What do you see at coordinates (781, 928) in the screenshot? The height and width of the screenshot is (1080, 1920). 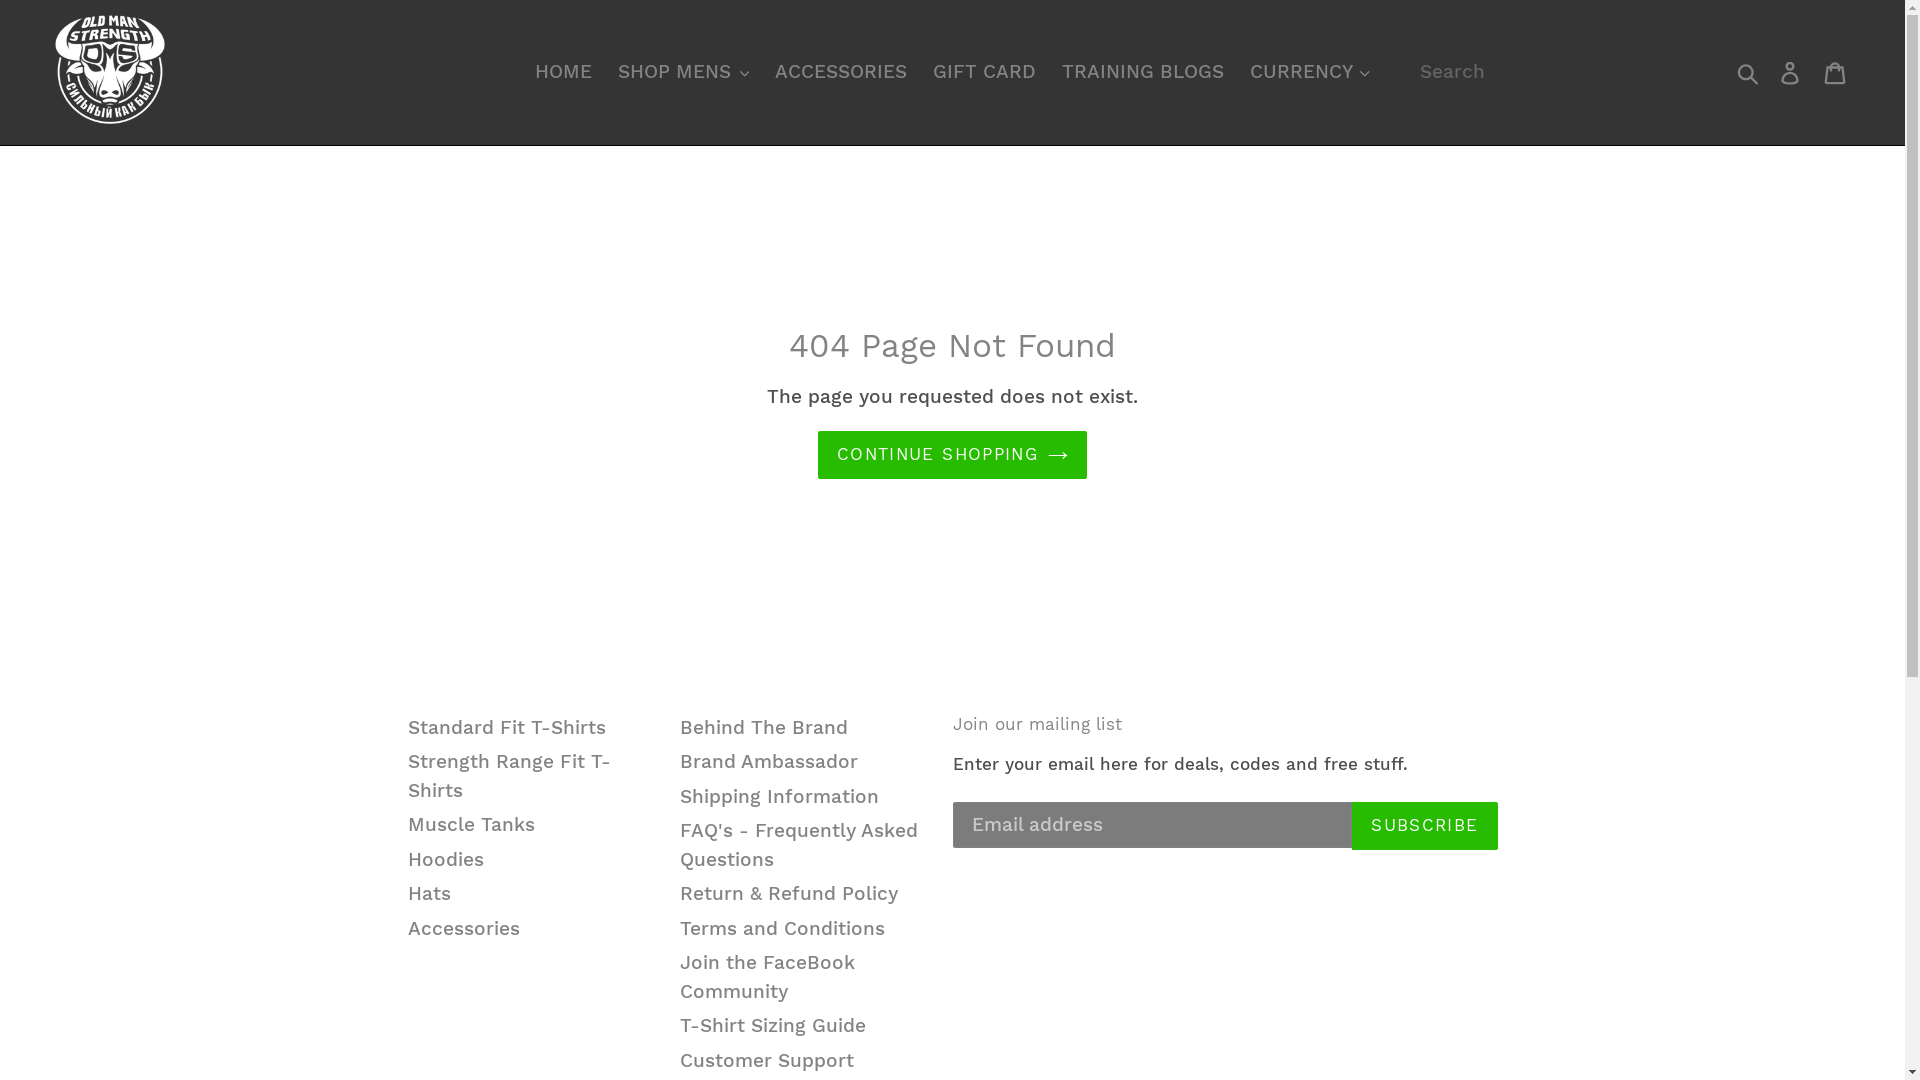 I see `'Terms and Conditions'` at bounding box center [781, 928].